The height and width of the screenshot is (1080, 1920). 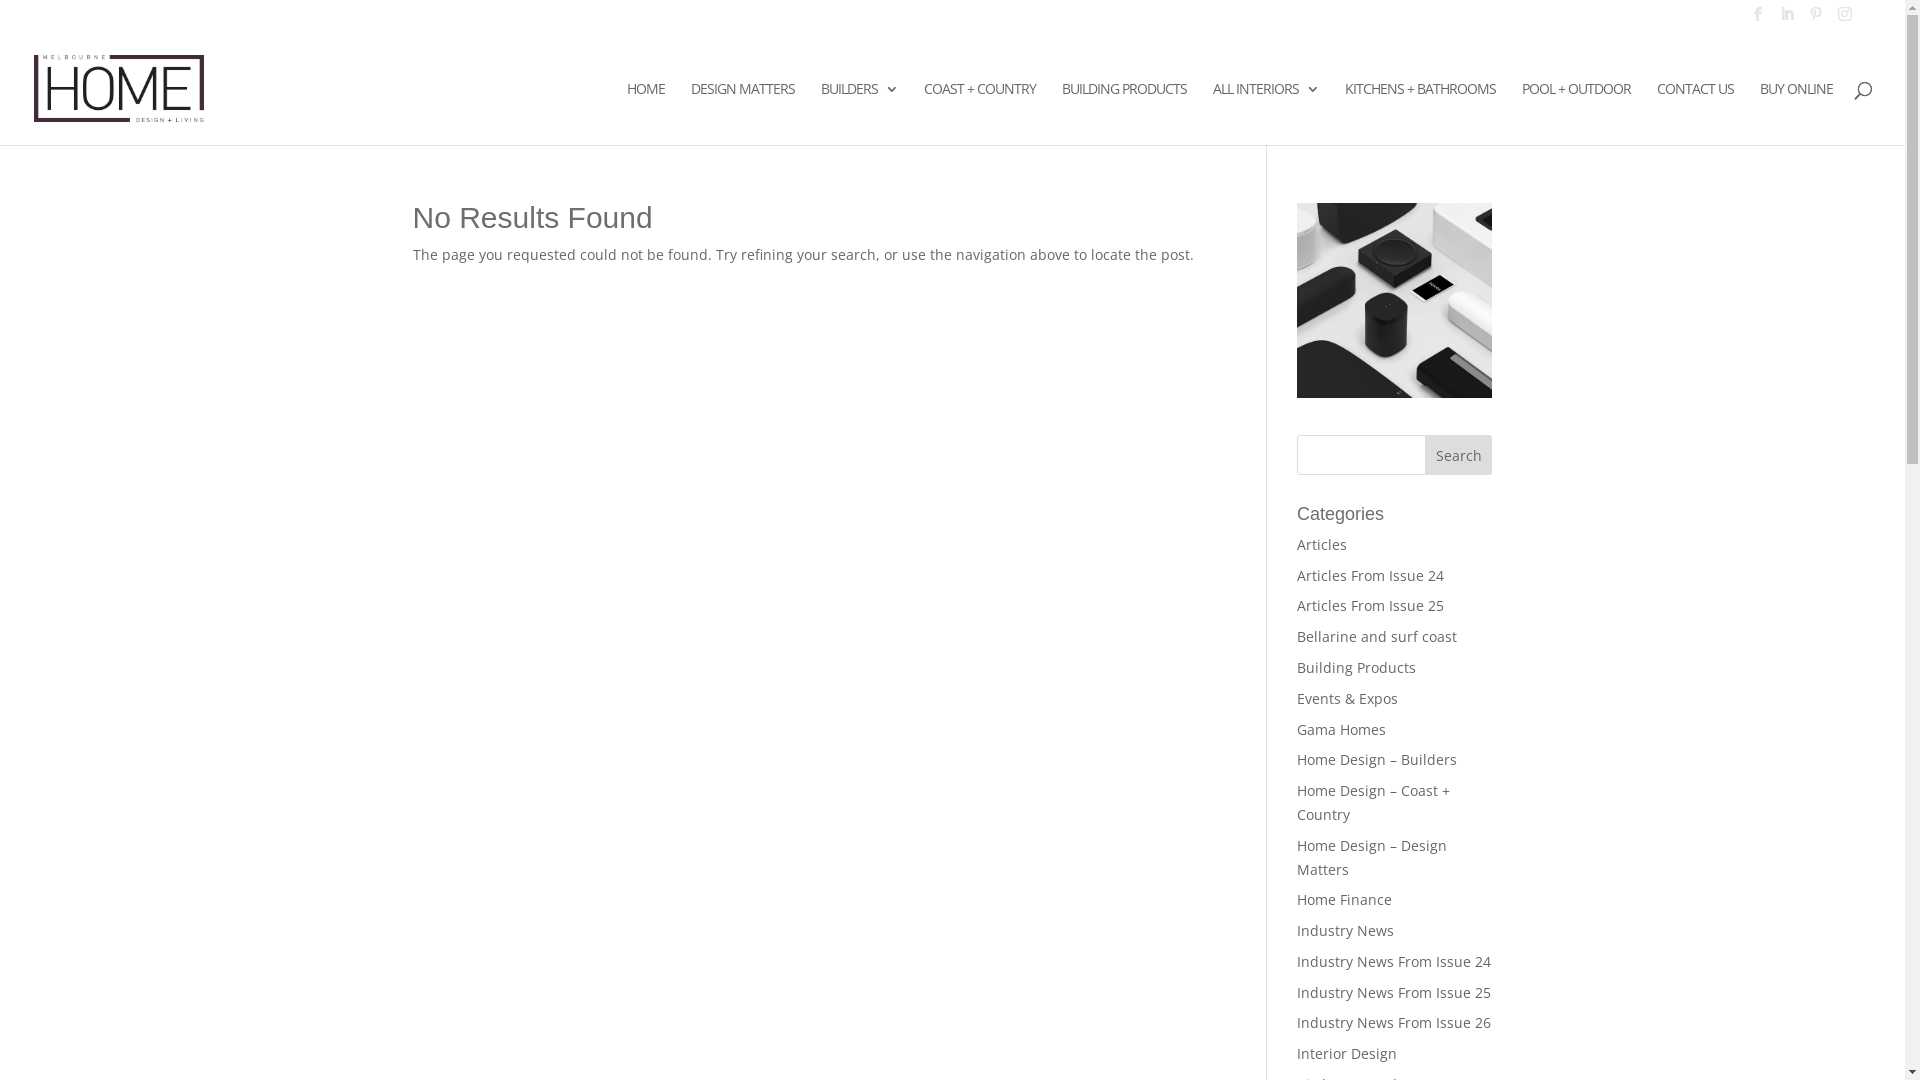 I want to click on 'HOME', so click(x=646, y=113).